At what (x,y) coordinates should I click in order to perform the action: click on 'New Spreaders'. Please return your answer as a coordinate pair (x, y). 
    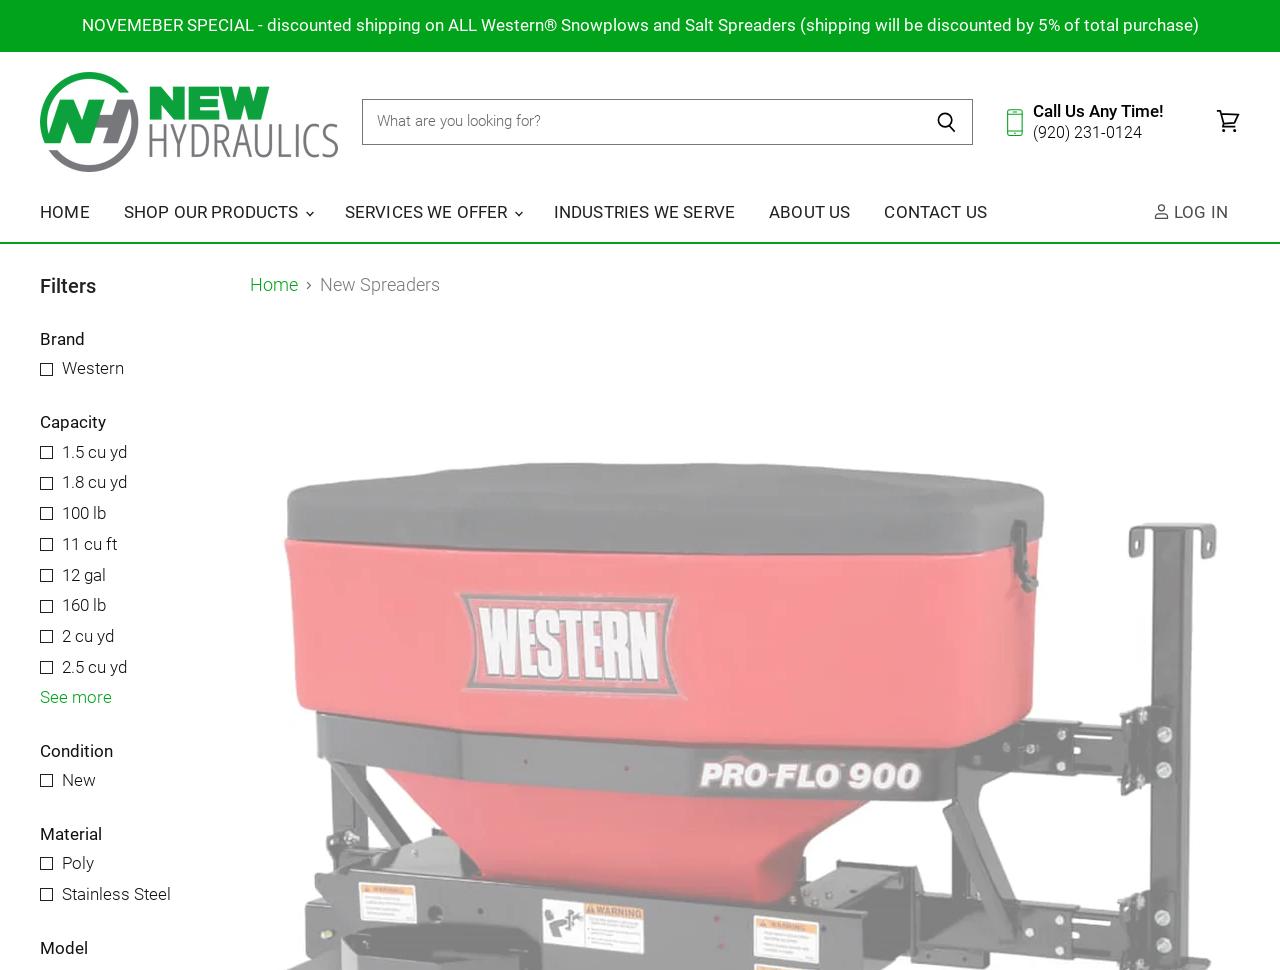
    Looking at the image, I should click on (380, 283).